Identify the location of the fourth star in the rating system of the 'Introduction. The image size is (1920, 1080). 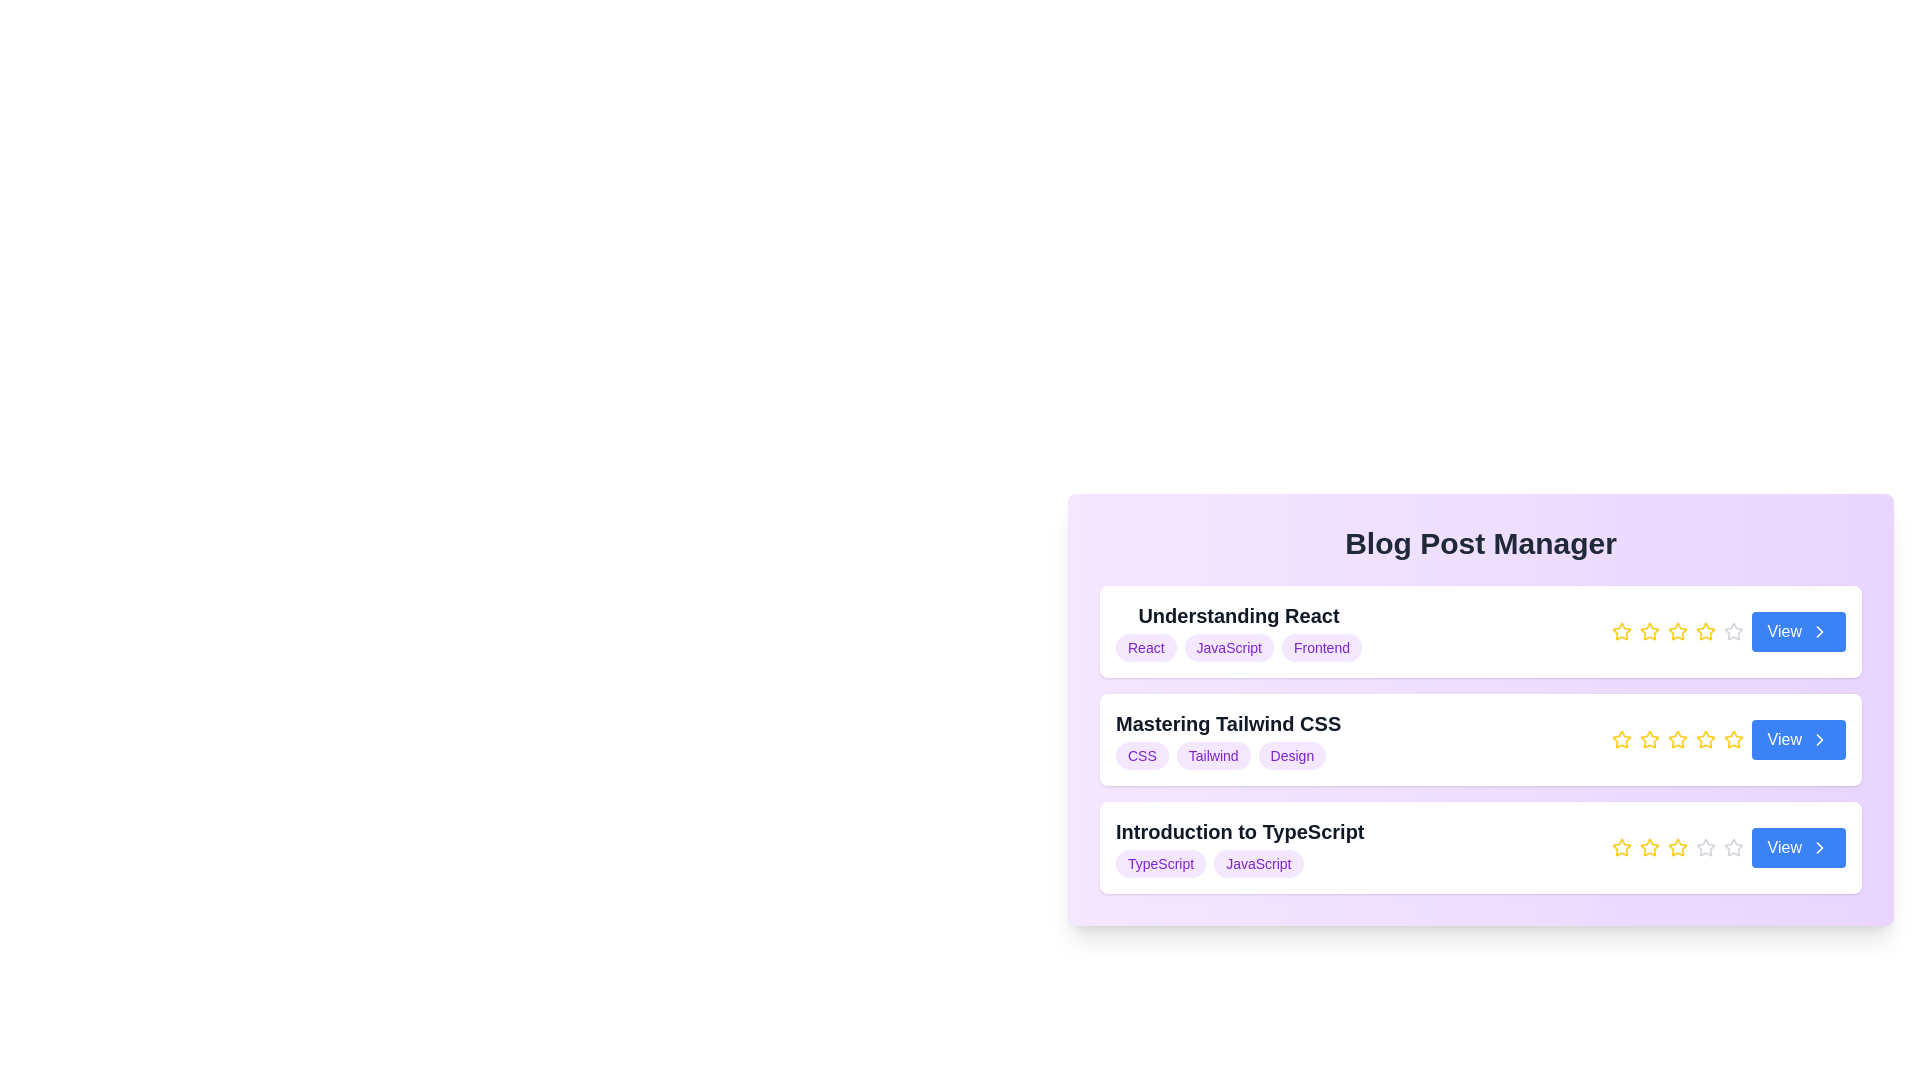
(1704, 847).